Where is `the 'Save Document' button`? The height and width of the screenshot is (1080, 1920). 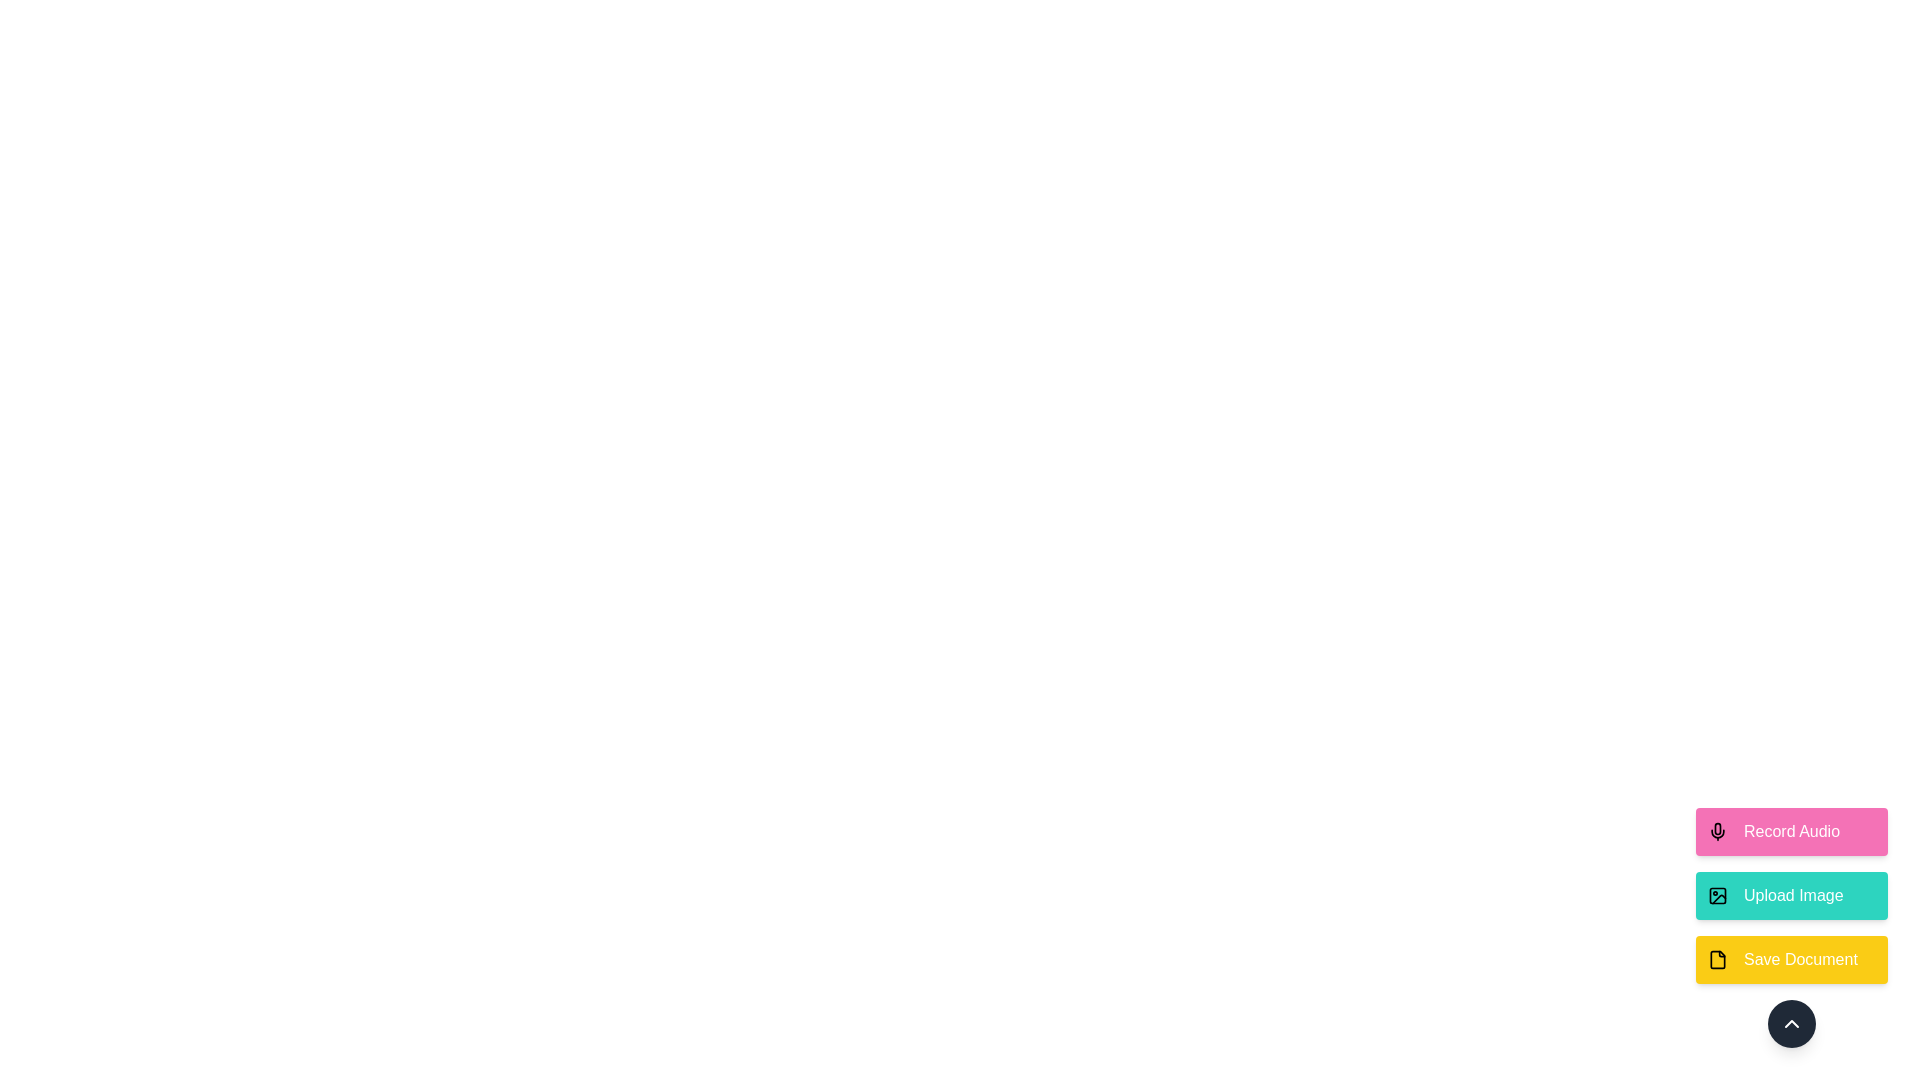 the 'Save Document' button is located at coordinates (1791, 959).